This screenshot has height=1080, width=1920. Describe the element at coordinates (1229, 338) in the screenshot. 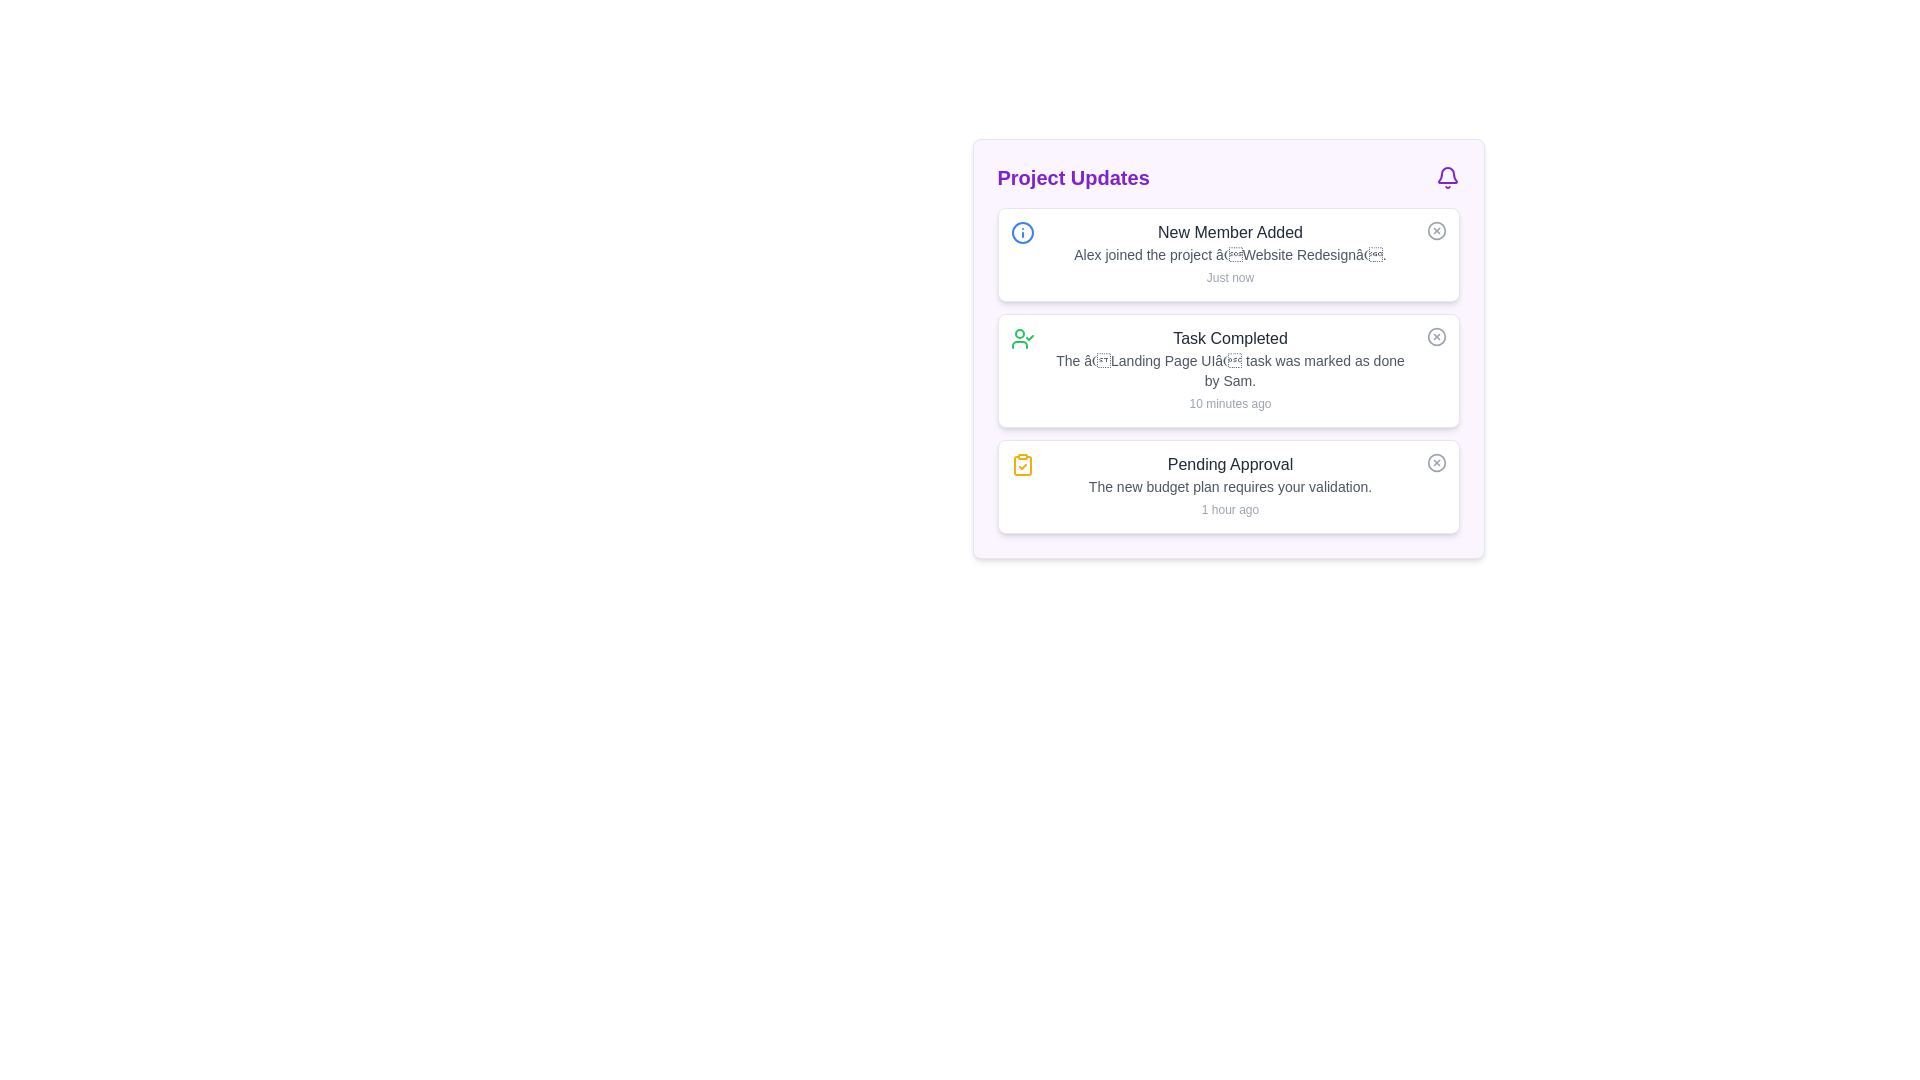

I see `the title label indicating the completion of a task within the second notification card of the 'Project Updates' panel` at that location.